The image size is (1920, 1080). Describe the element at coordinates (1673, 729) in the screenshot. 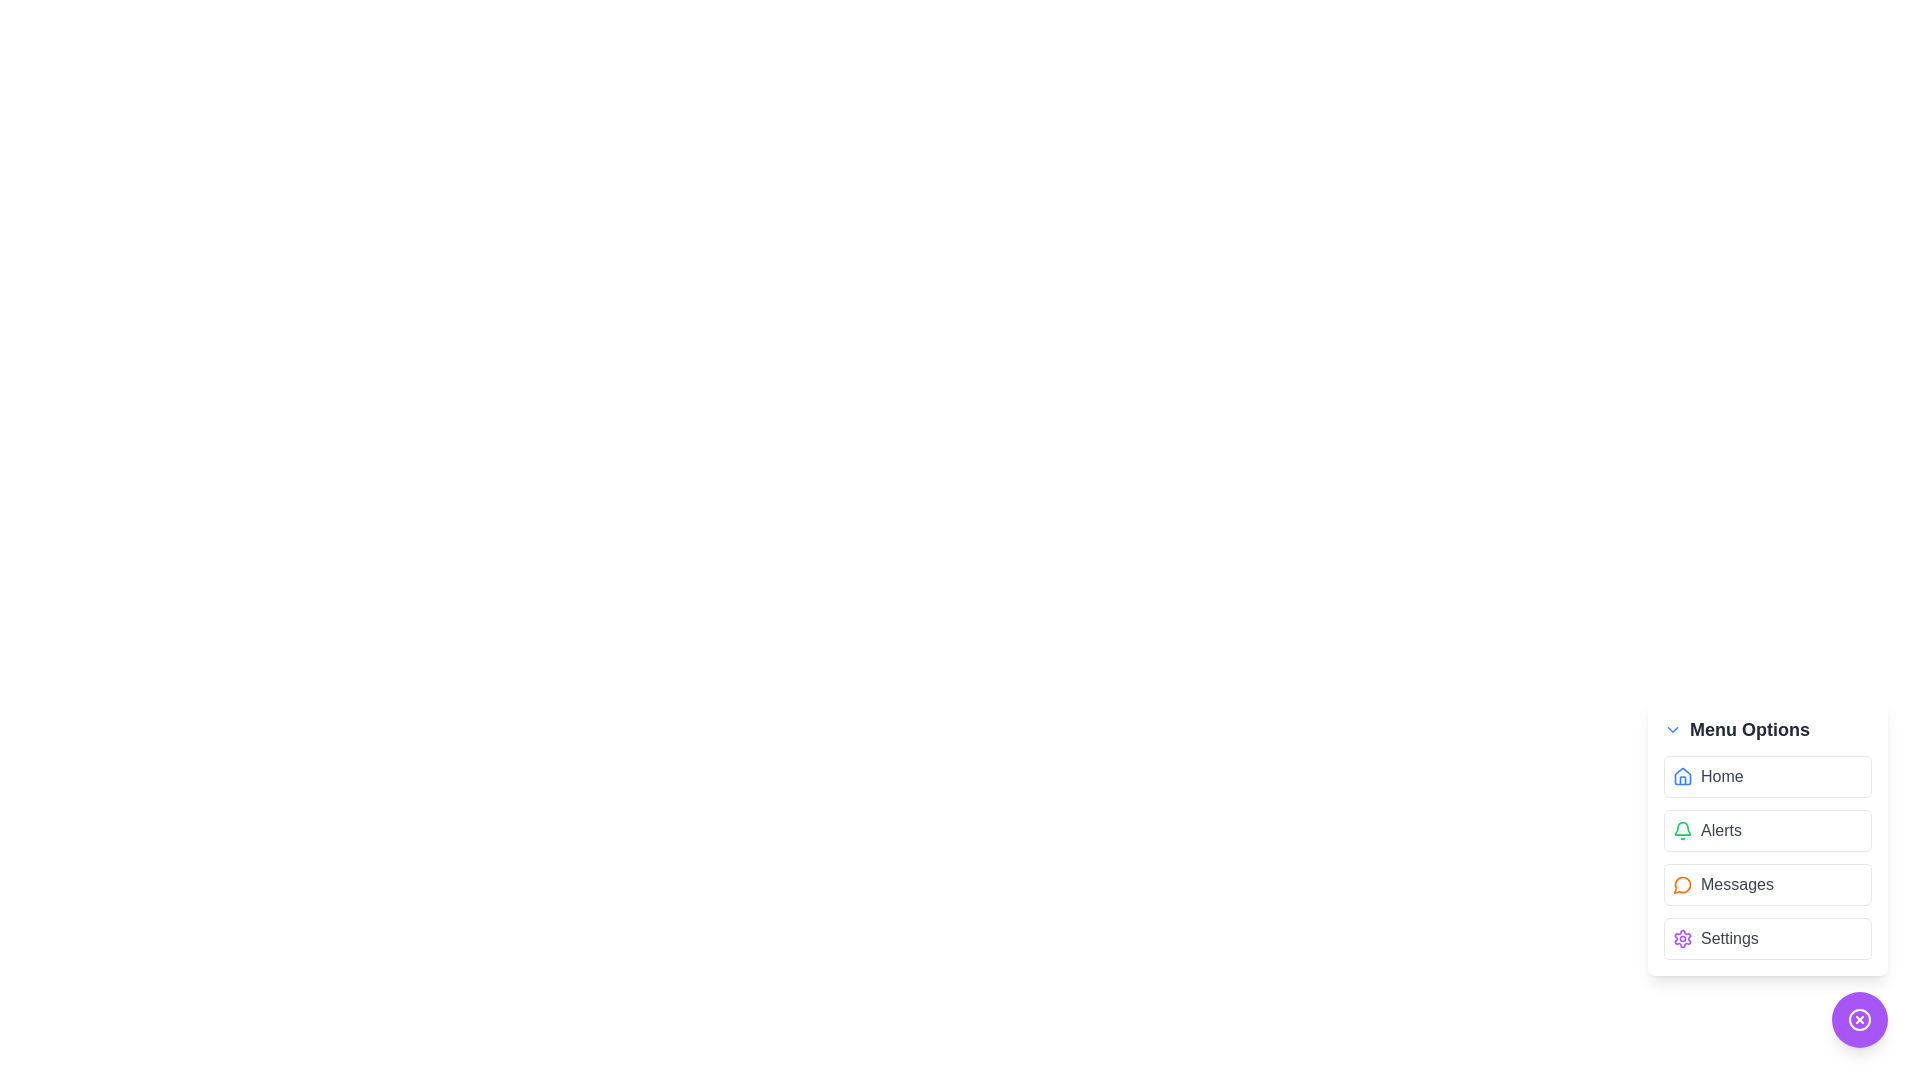

I see `the small blue downward-pointing chevron icon located to the left of the 'Menu Options' header` at that location.